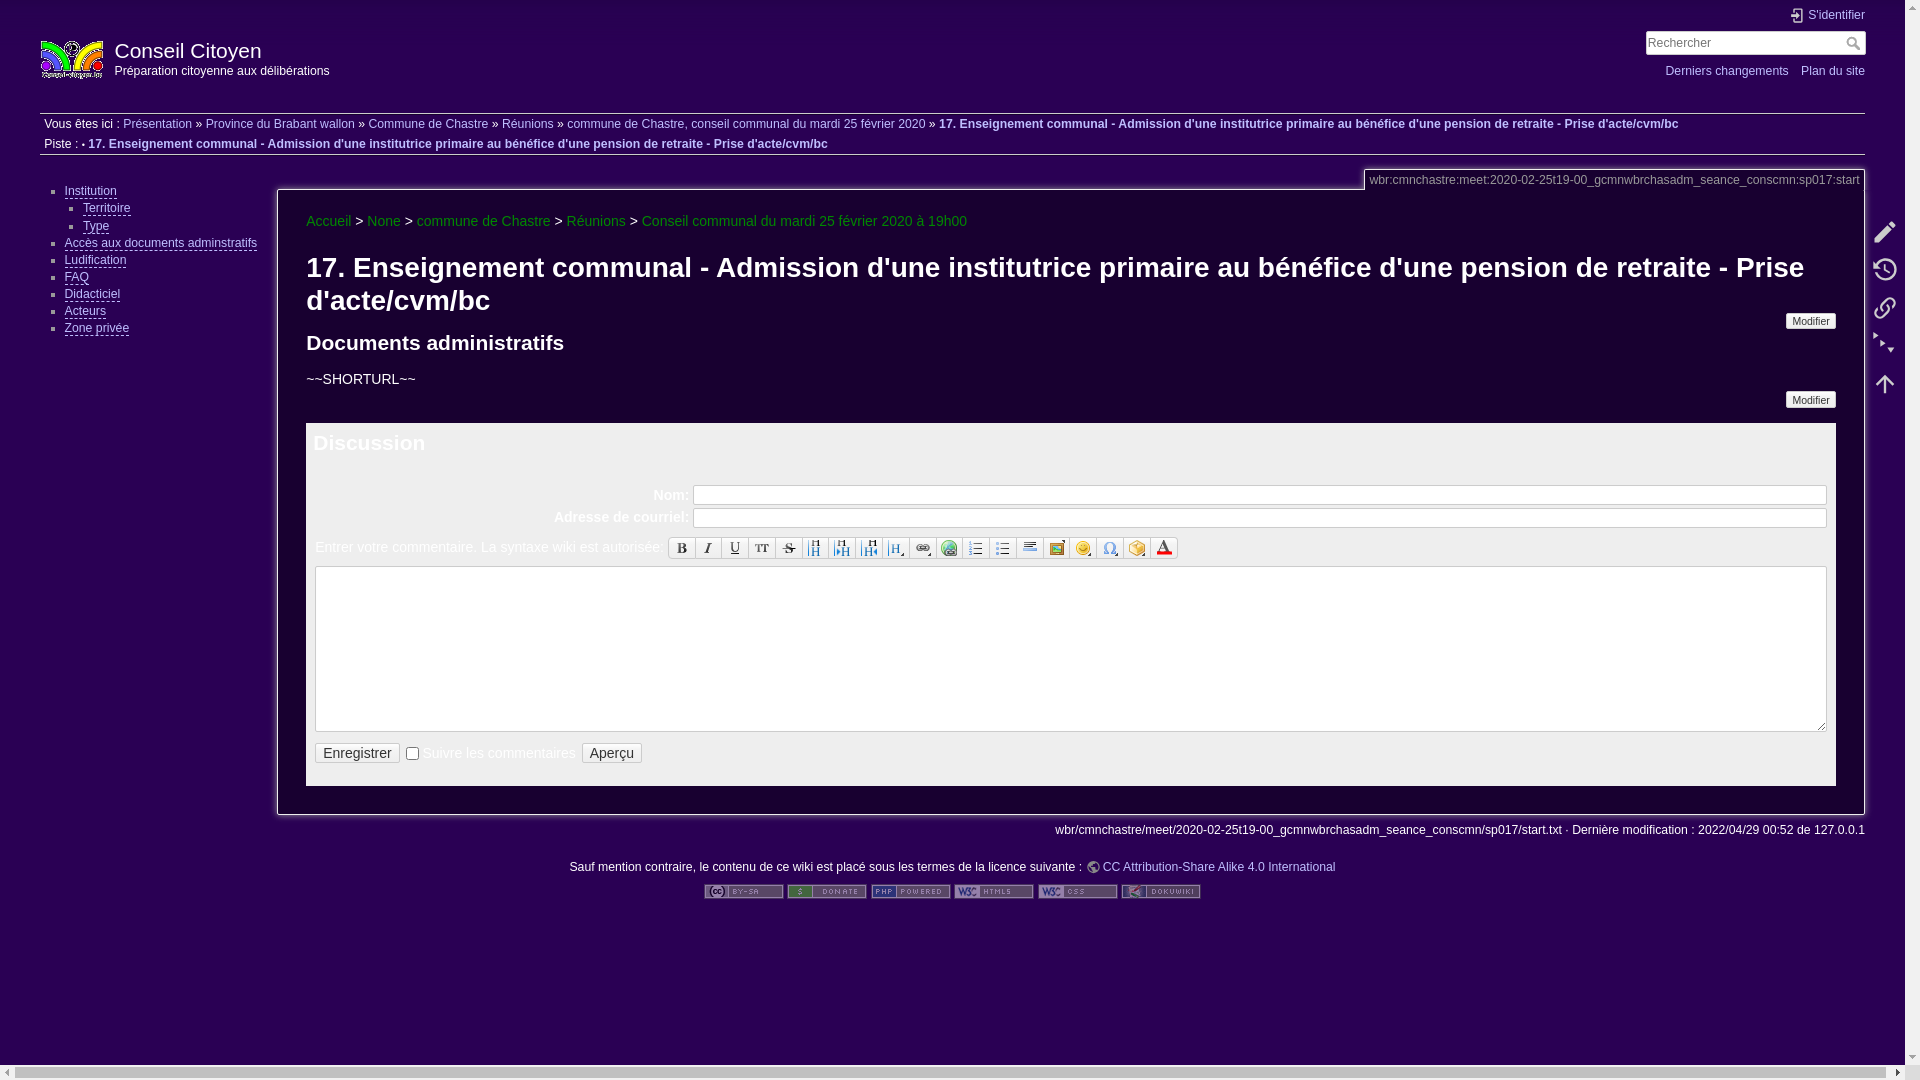 The width and height of the screenshot is (1920, 1080). What do you see at coordinates (734, 547) in the screenshot?
I see `'Soulignage [U]'` at bounding box center [734, 547].